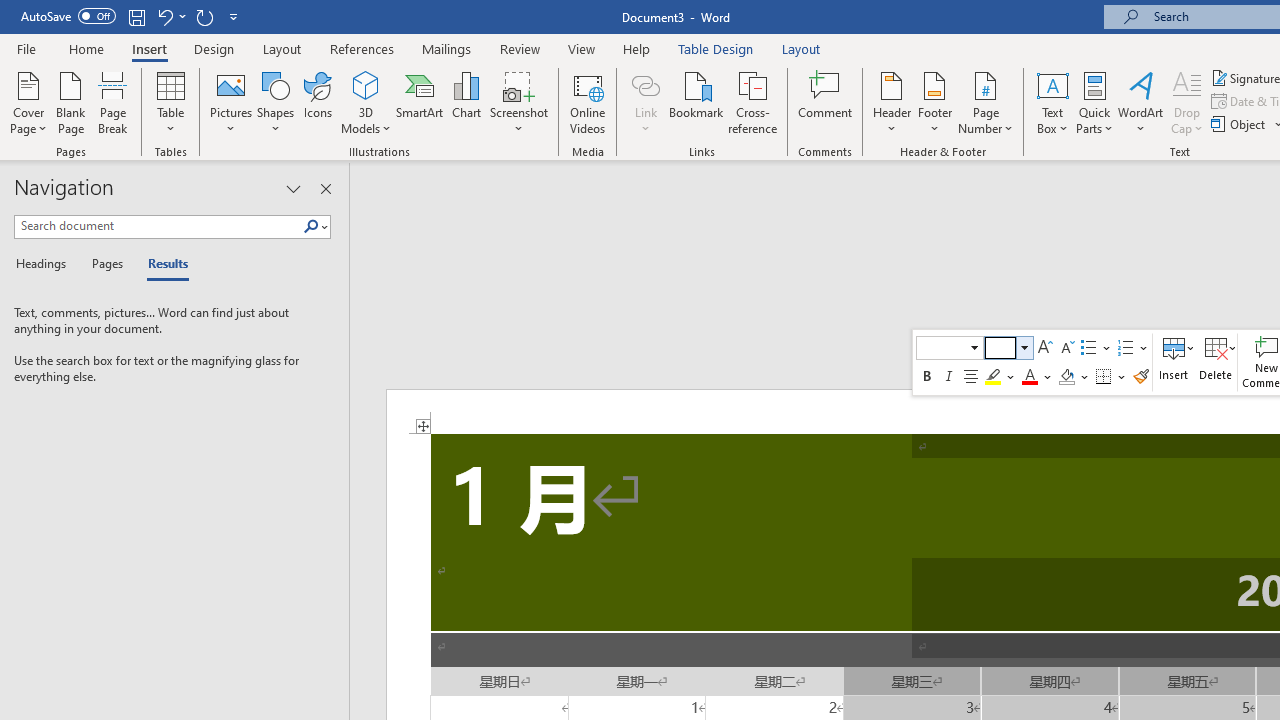  Describe the element at coordinates (1029, 376) in the screenshot. I see `'Font Color Red'` at that location.